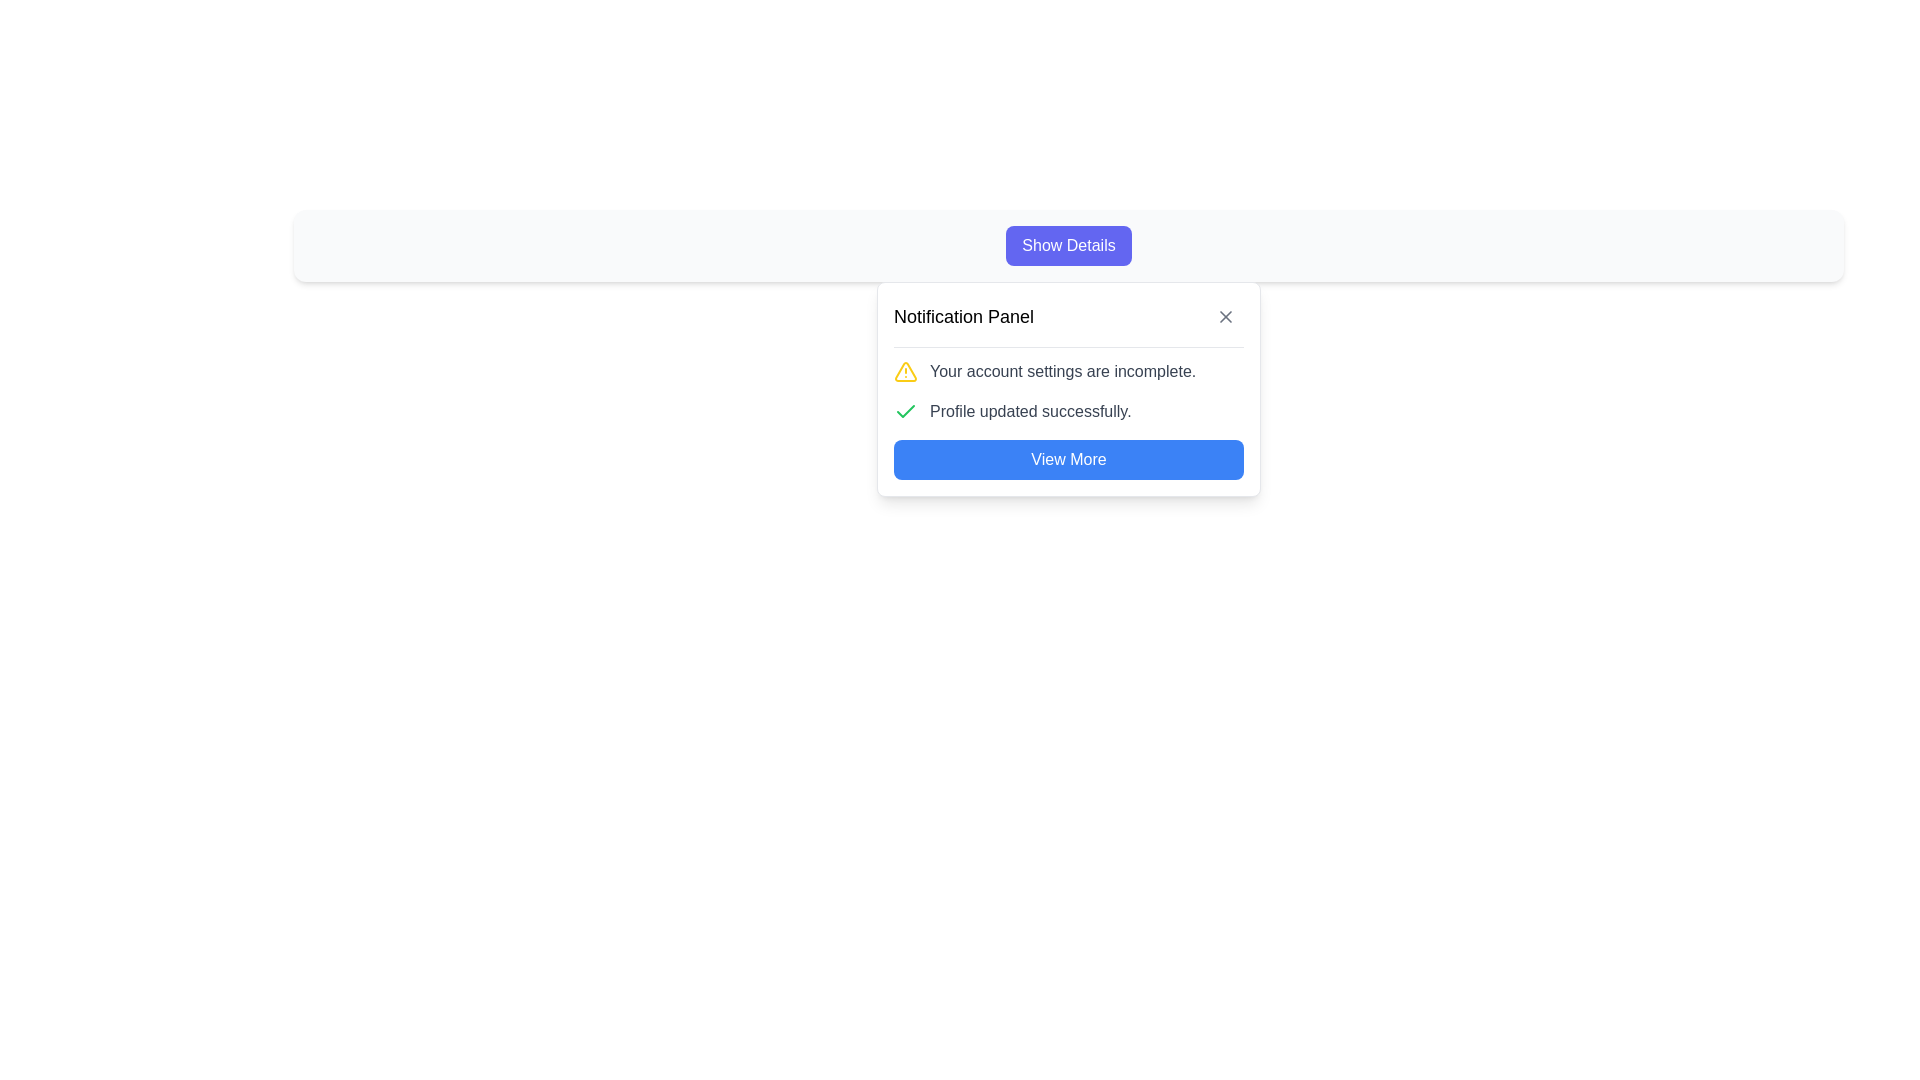  What do you see at coordinates (905, 371) in the screenshot?
I see `the warning icon located to the left of the text 'Your account settings are incomplete.' in the notification area` at bounding box center [905, 371].